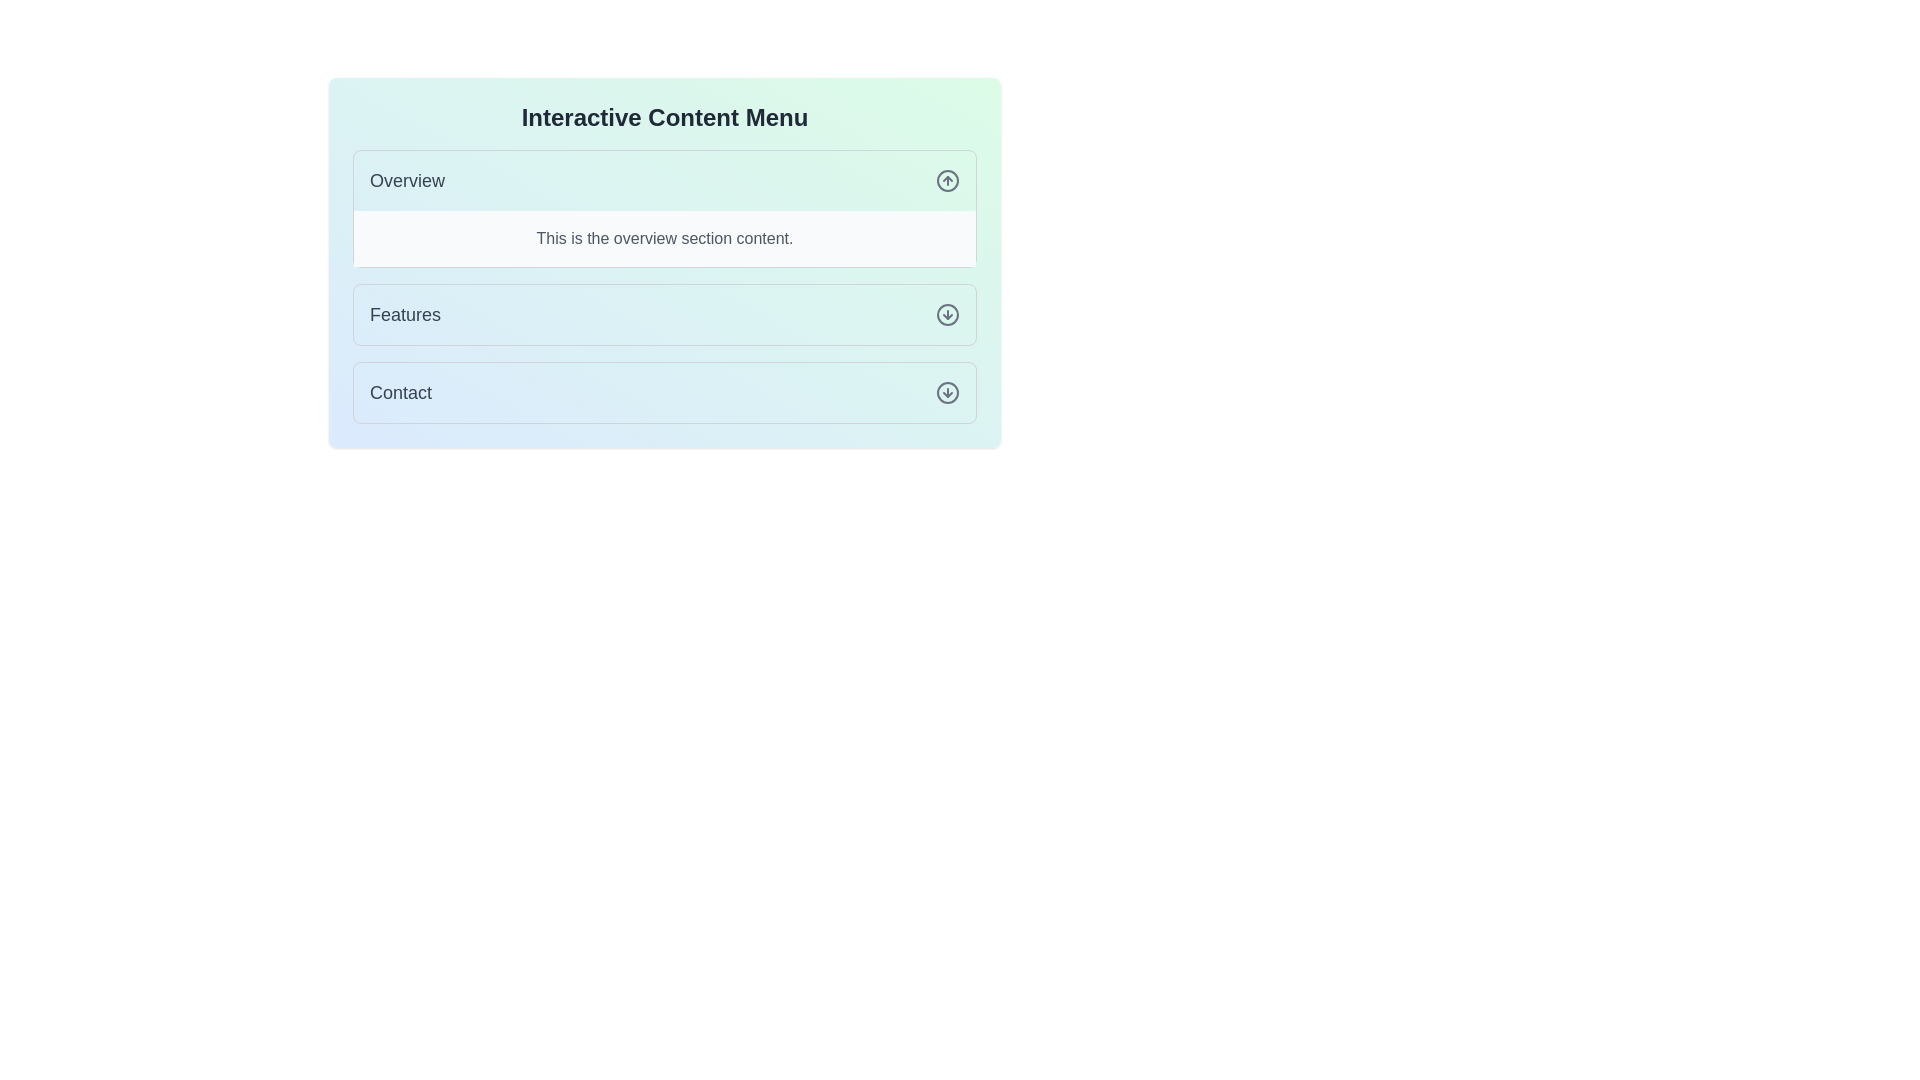  What do you see at coordinates (947, 181) in the screenshot?
I see `the circular outline icon with an upward arrow at the top-right corner of the 'Overview' section for visual or interactive feedback` at bounding box center [947, 181].